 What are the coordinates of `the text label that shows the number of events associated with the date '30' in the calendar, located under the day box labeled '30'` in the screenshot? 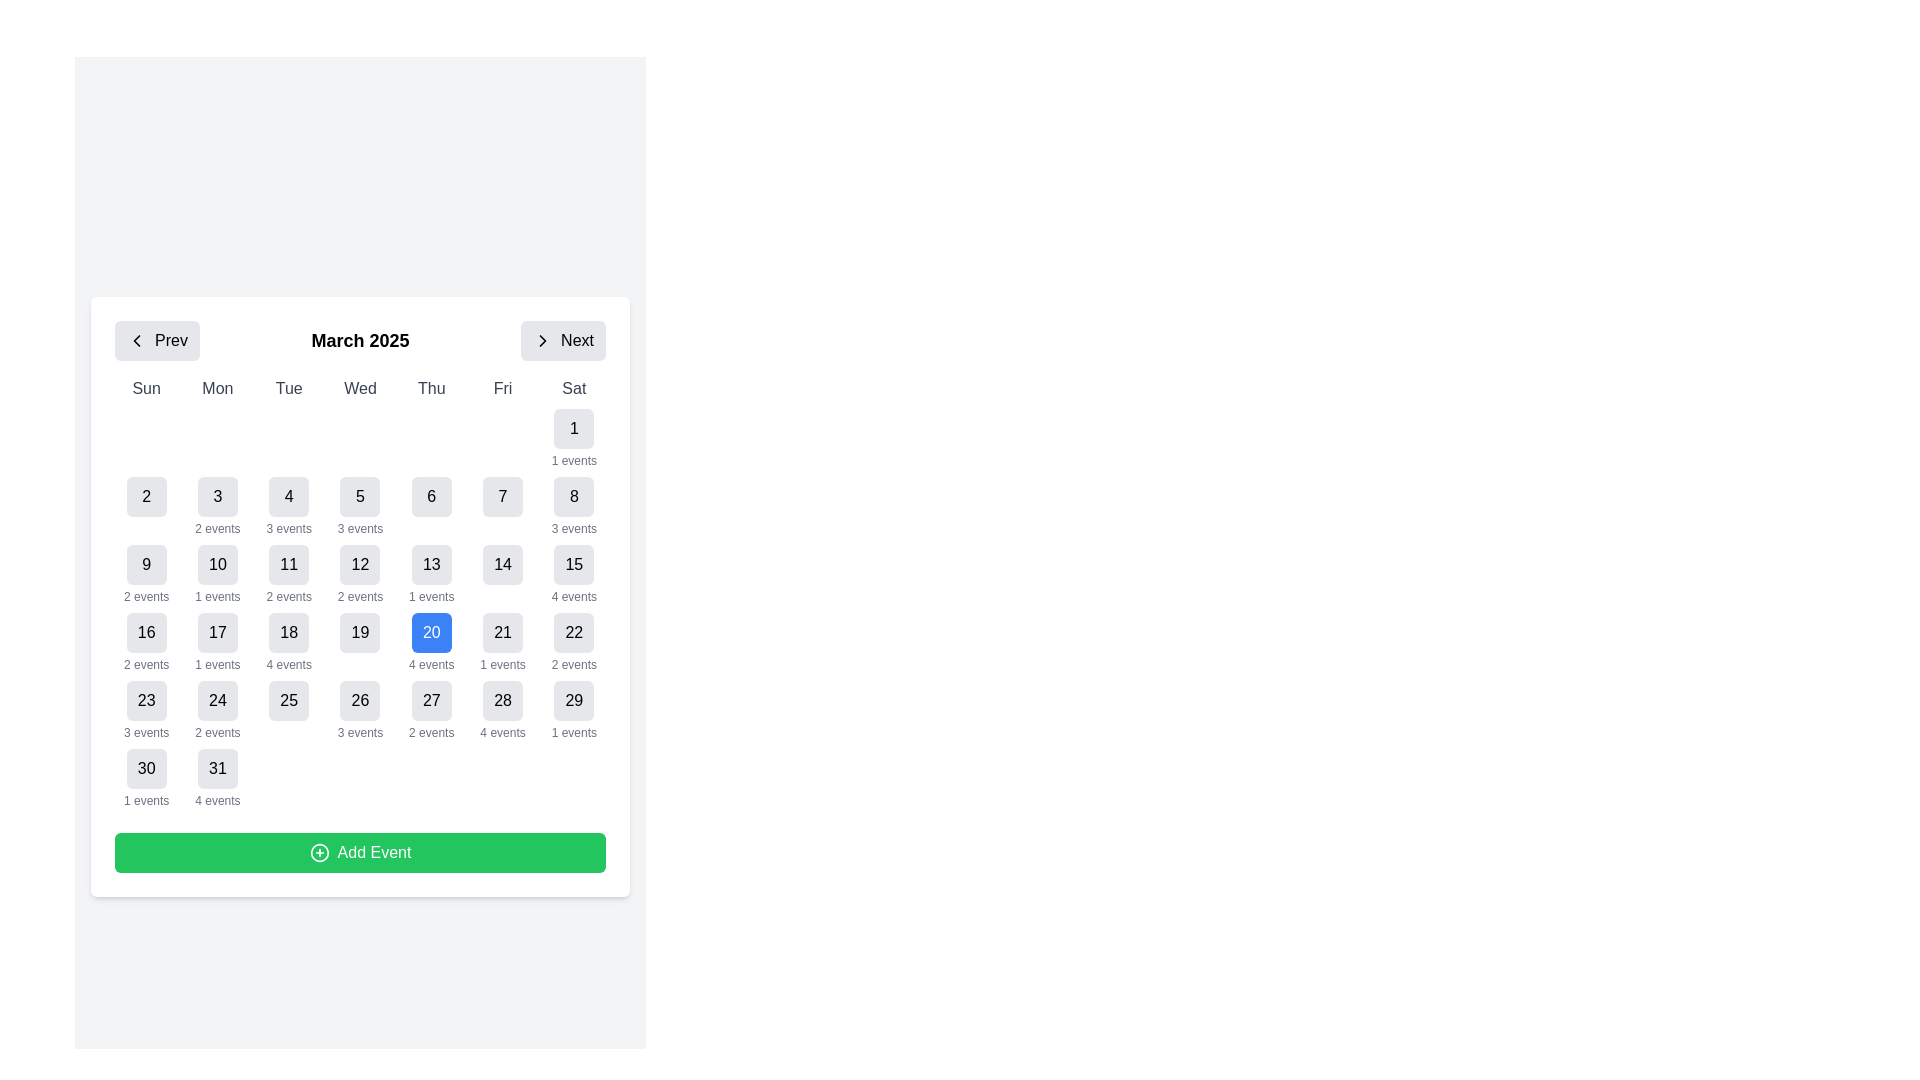 It's located at (145, 800).